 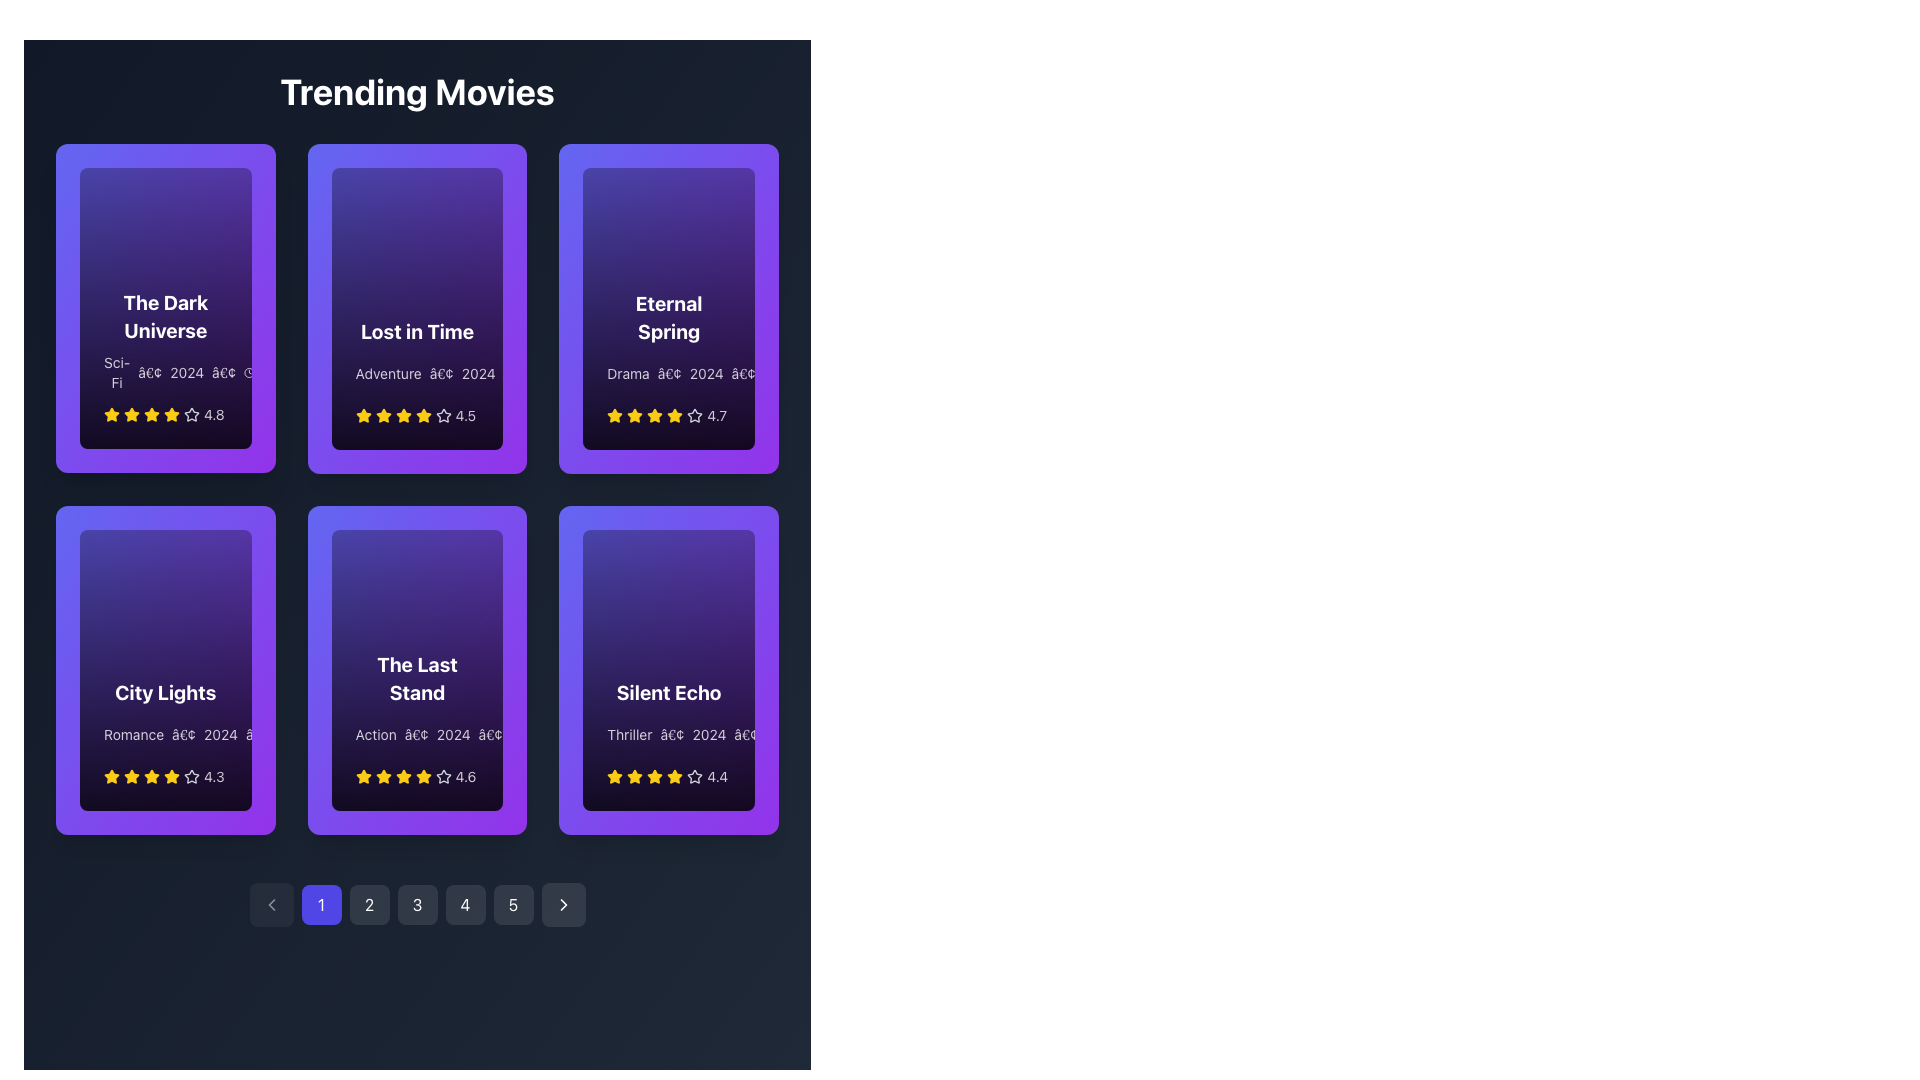 What do you see at coordinates (321, 905) in the screenshot?
I see `the rounded square button with a blue background and white text displaying '1'` at bounding box center [321, 905].